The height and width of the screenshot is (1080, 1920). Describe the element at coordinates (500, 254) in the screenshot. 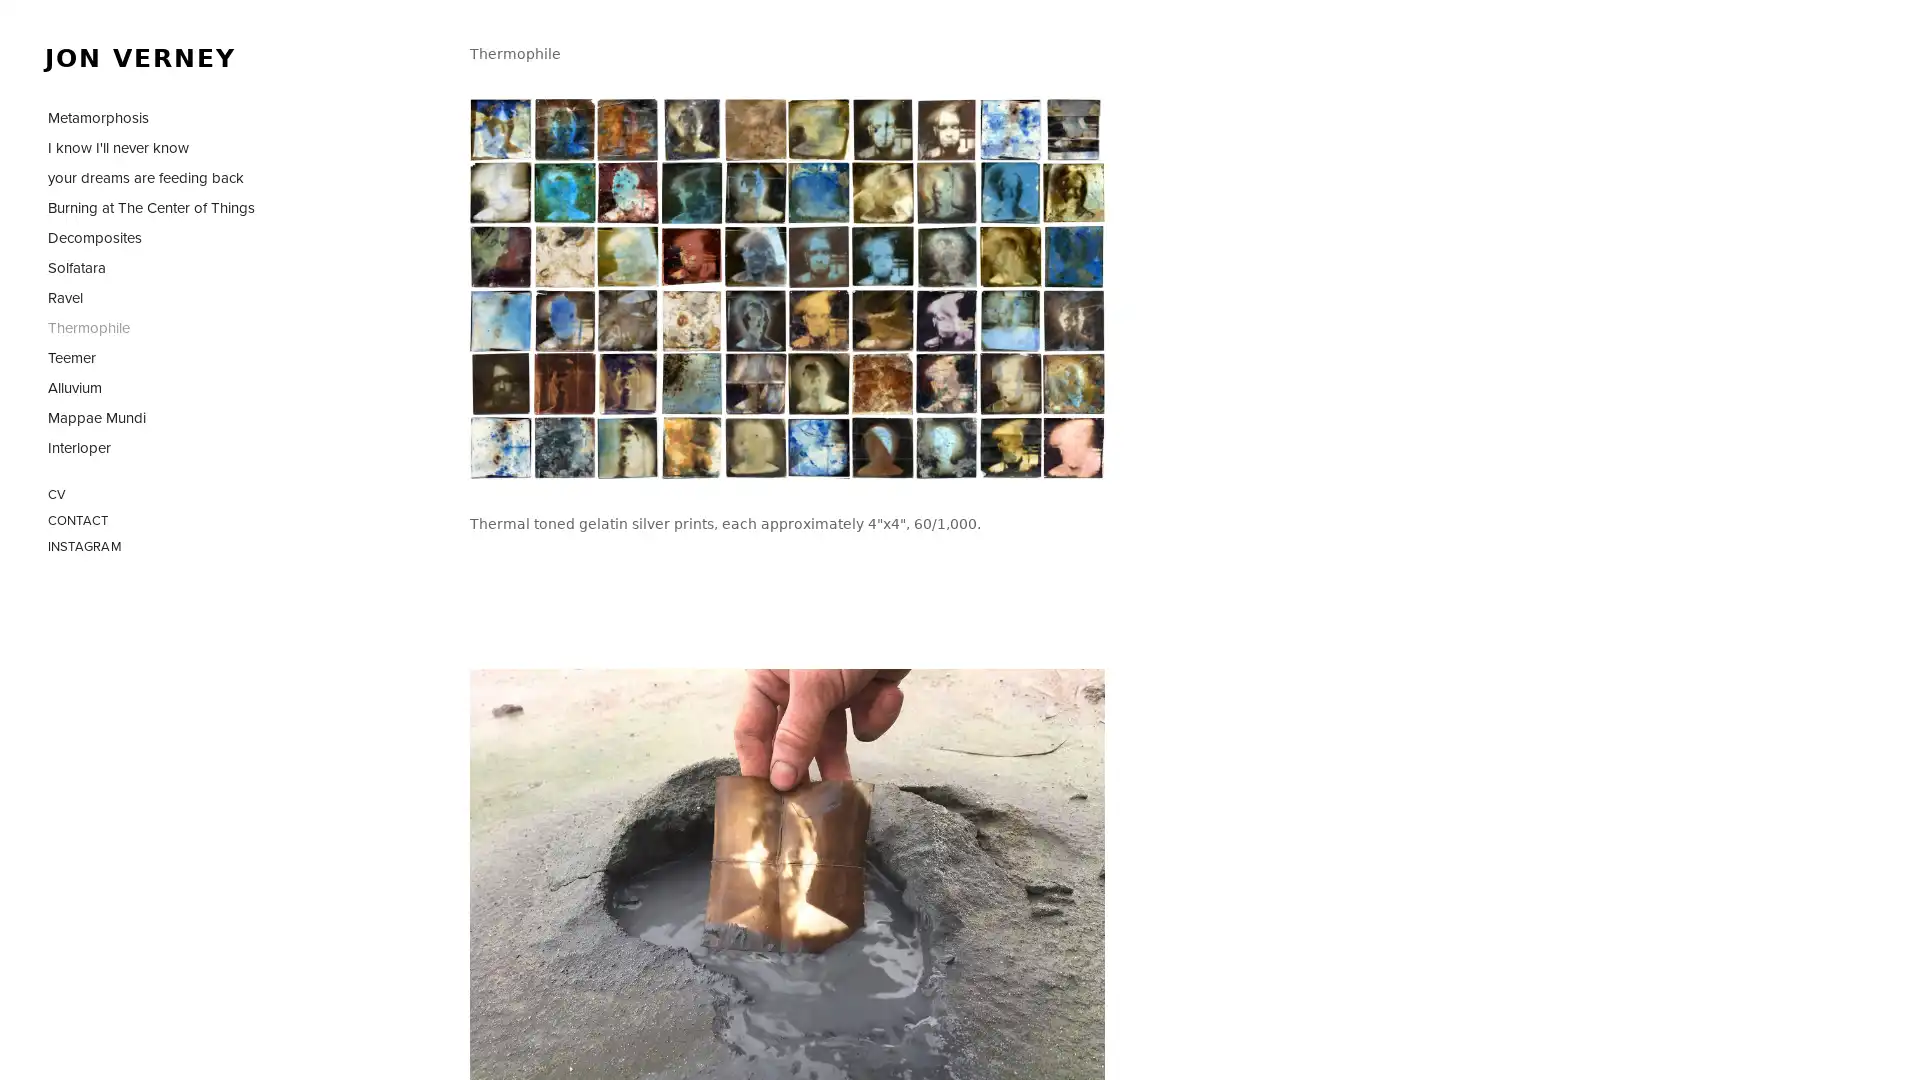

I see `View fullsize jon_verney_thermophile_22.jpg` at that location.